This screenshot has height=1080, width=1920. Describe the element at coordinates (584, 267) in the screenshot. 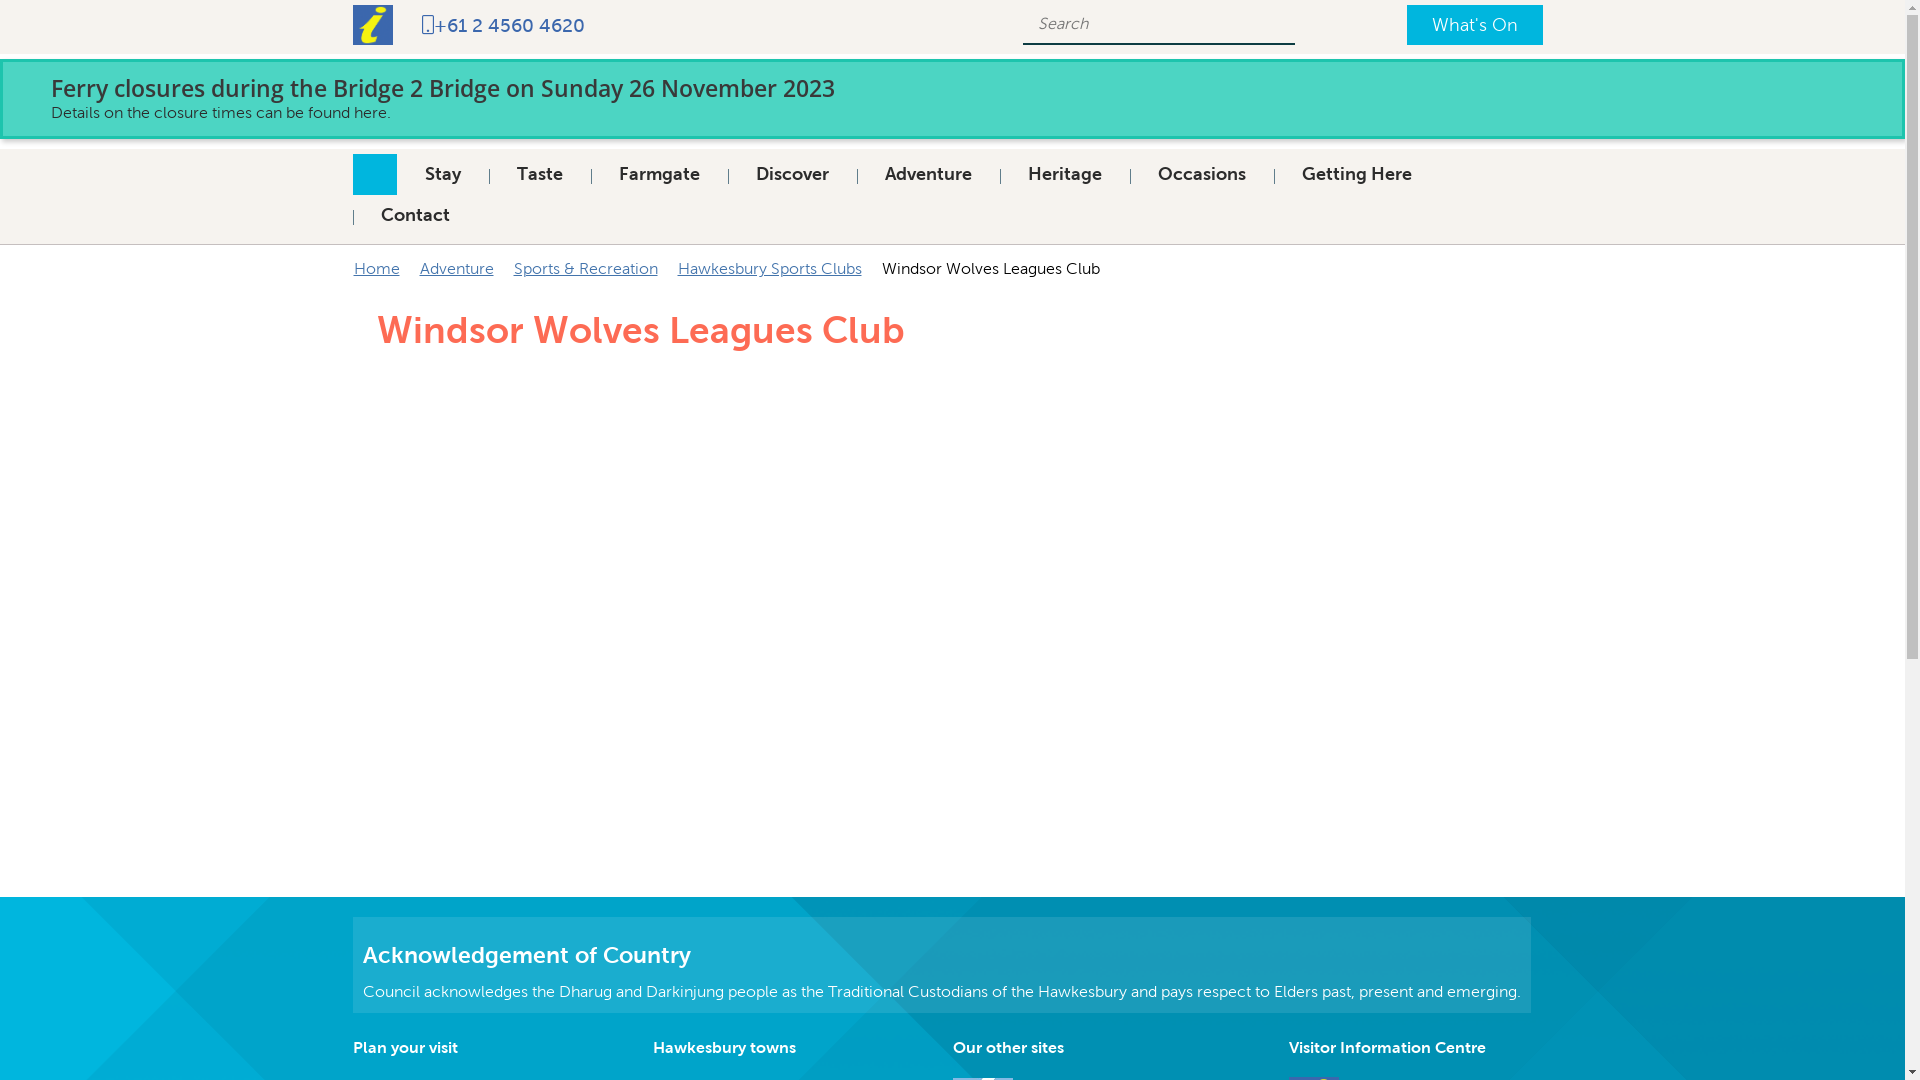

I see `'Sports & Recreation'` at that location.